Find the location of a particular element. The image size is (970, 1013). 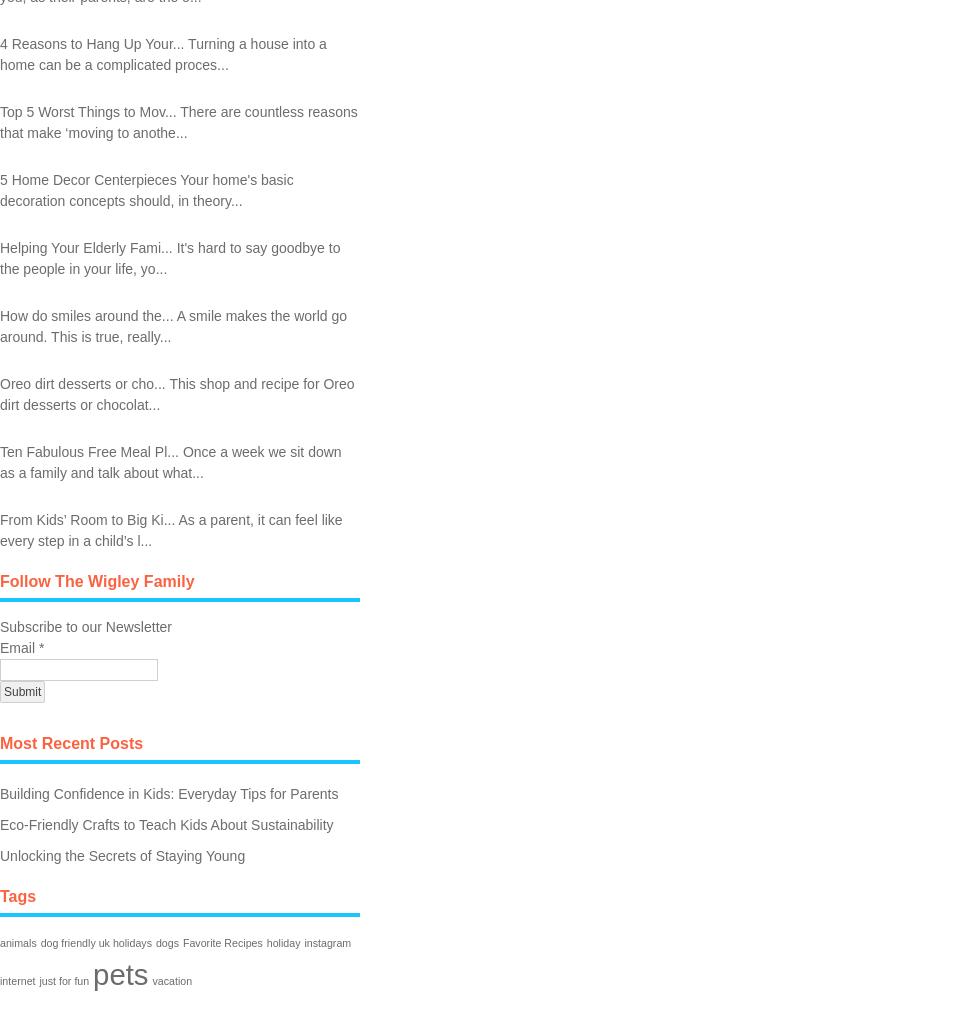

'Eco-Friendly Crafts to Teach Kids About Sustainability' is located at coordinates (165, 822).